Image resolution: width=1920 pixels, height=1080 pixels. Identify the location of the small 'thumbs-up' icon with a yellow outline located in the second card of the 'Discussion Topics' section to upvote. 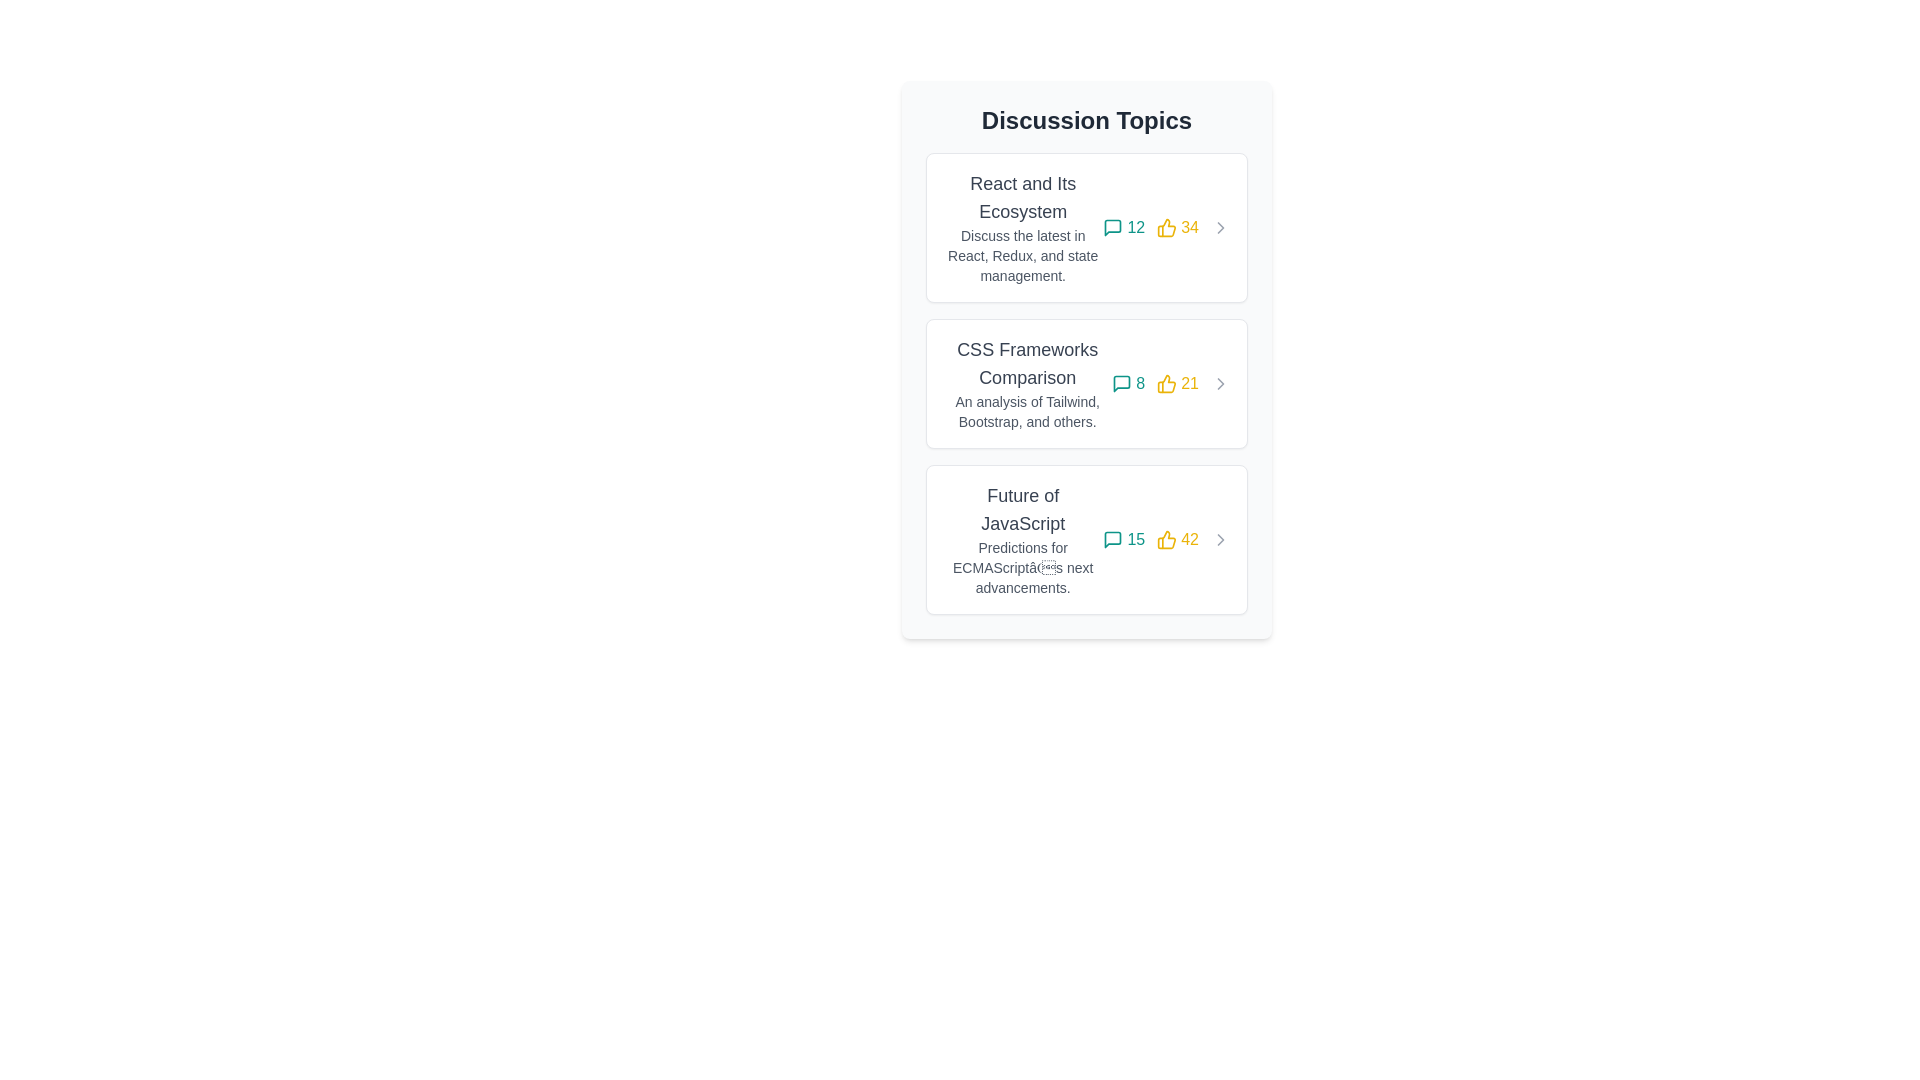
(1167, 384).